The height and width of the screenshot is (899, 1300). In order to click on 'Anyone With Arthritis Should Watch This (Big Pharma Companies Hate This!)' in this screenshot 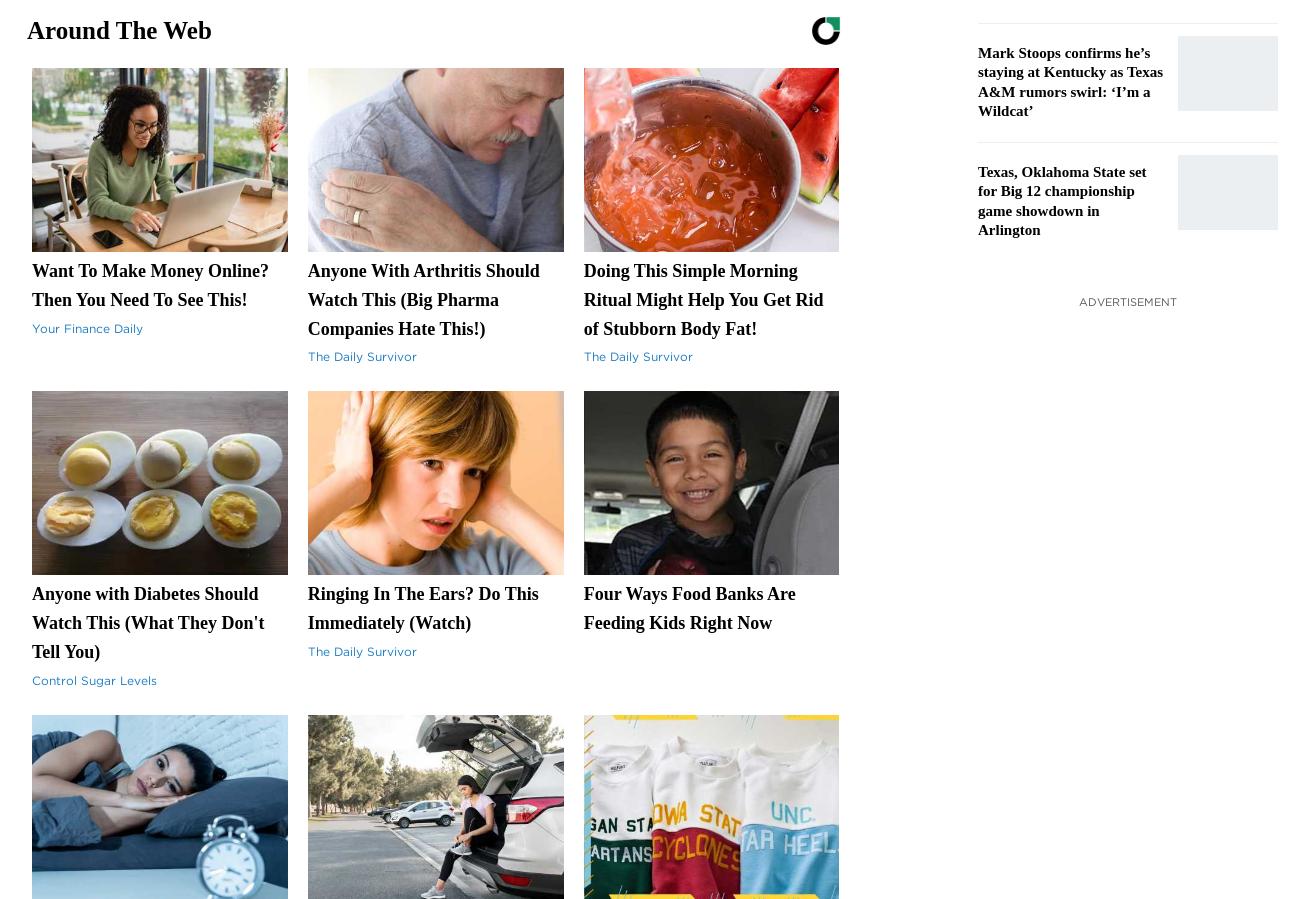, I will do `click(423, 299)`.